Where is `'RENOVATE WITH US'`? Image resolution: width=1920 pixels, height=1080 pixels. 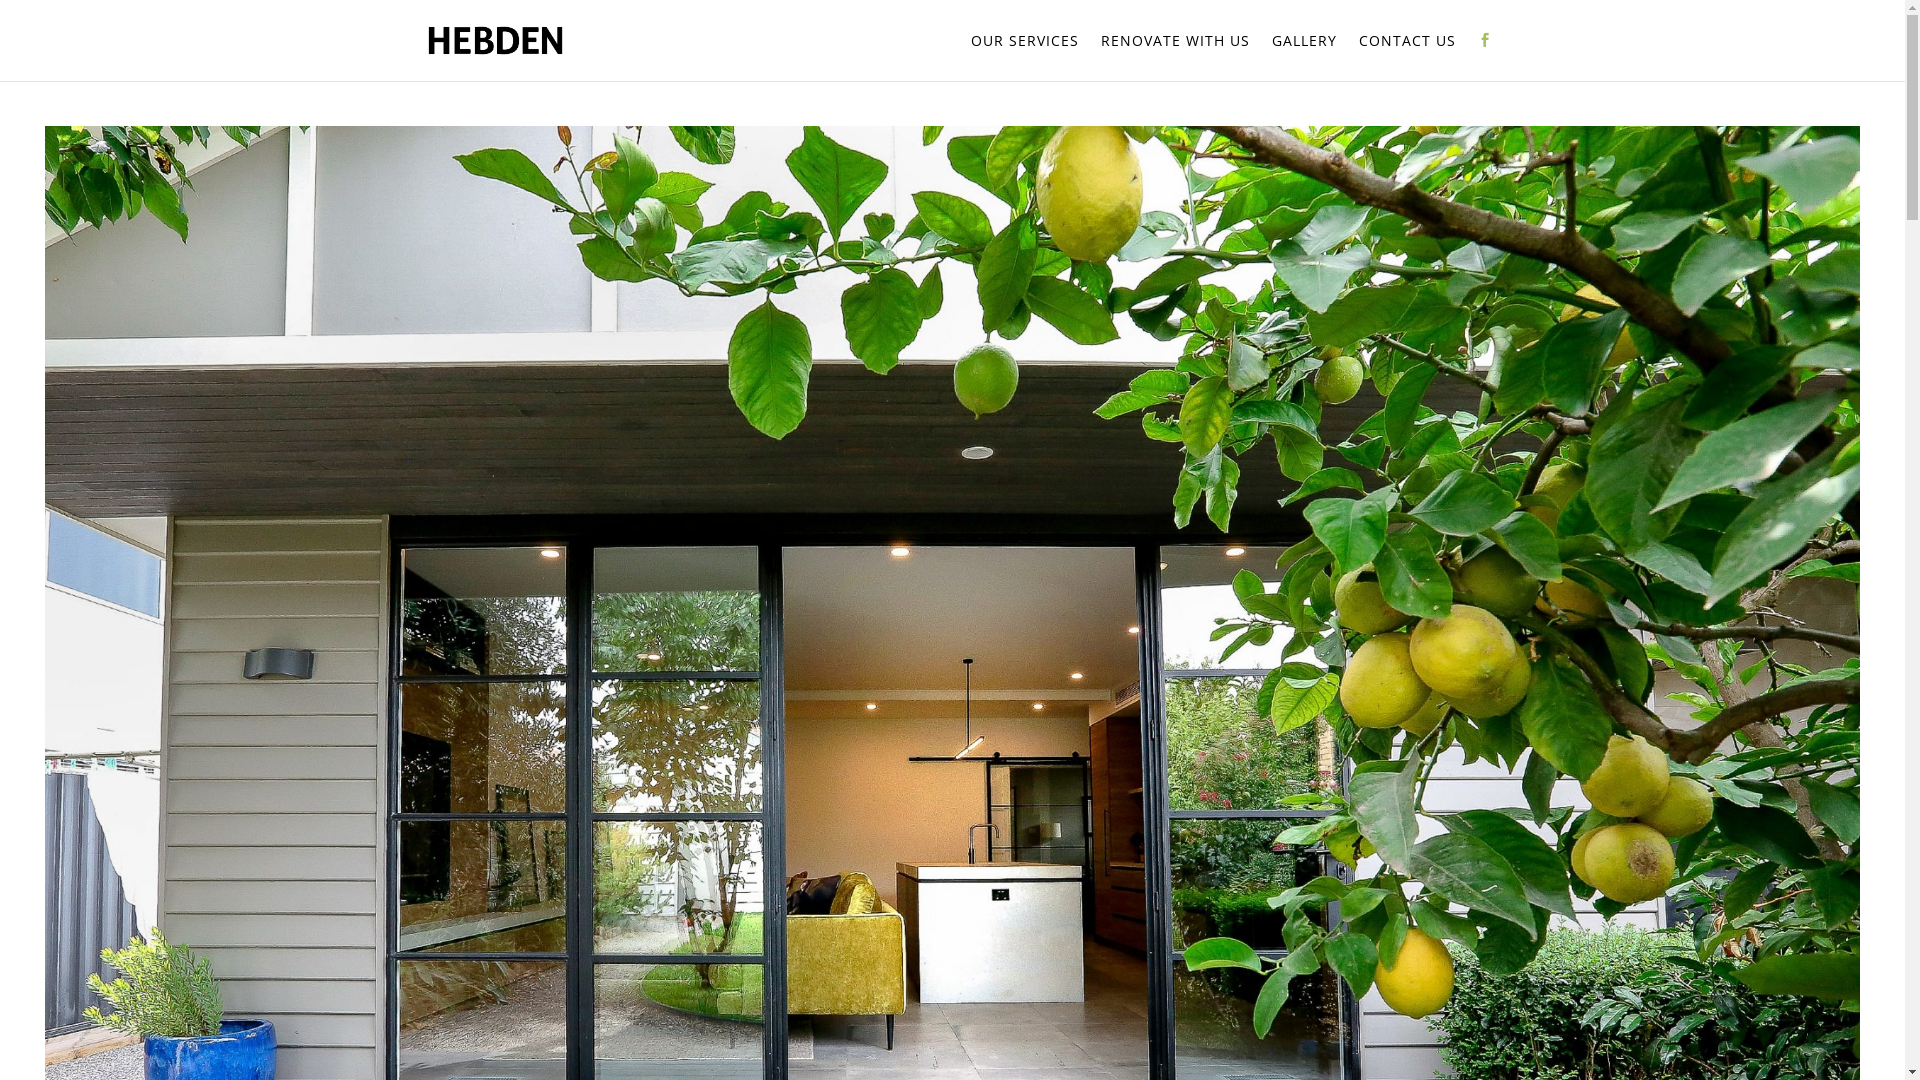
'RENOVATE WITH US' is located at coordinates (1098, 56).